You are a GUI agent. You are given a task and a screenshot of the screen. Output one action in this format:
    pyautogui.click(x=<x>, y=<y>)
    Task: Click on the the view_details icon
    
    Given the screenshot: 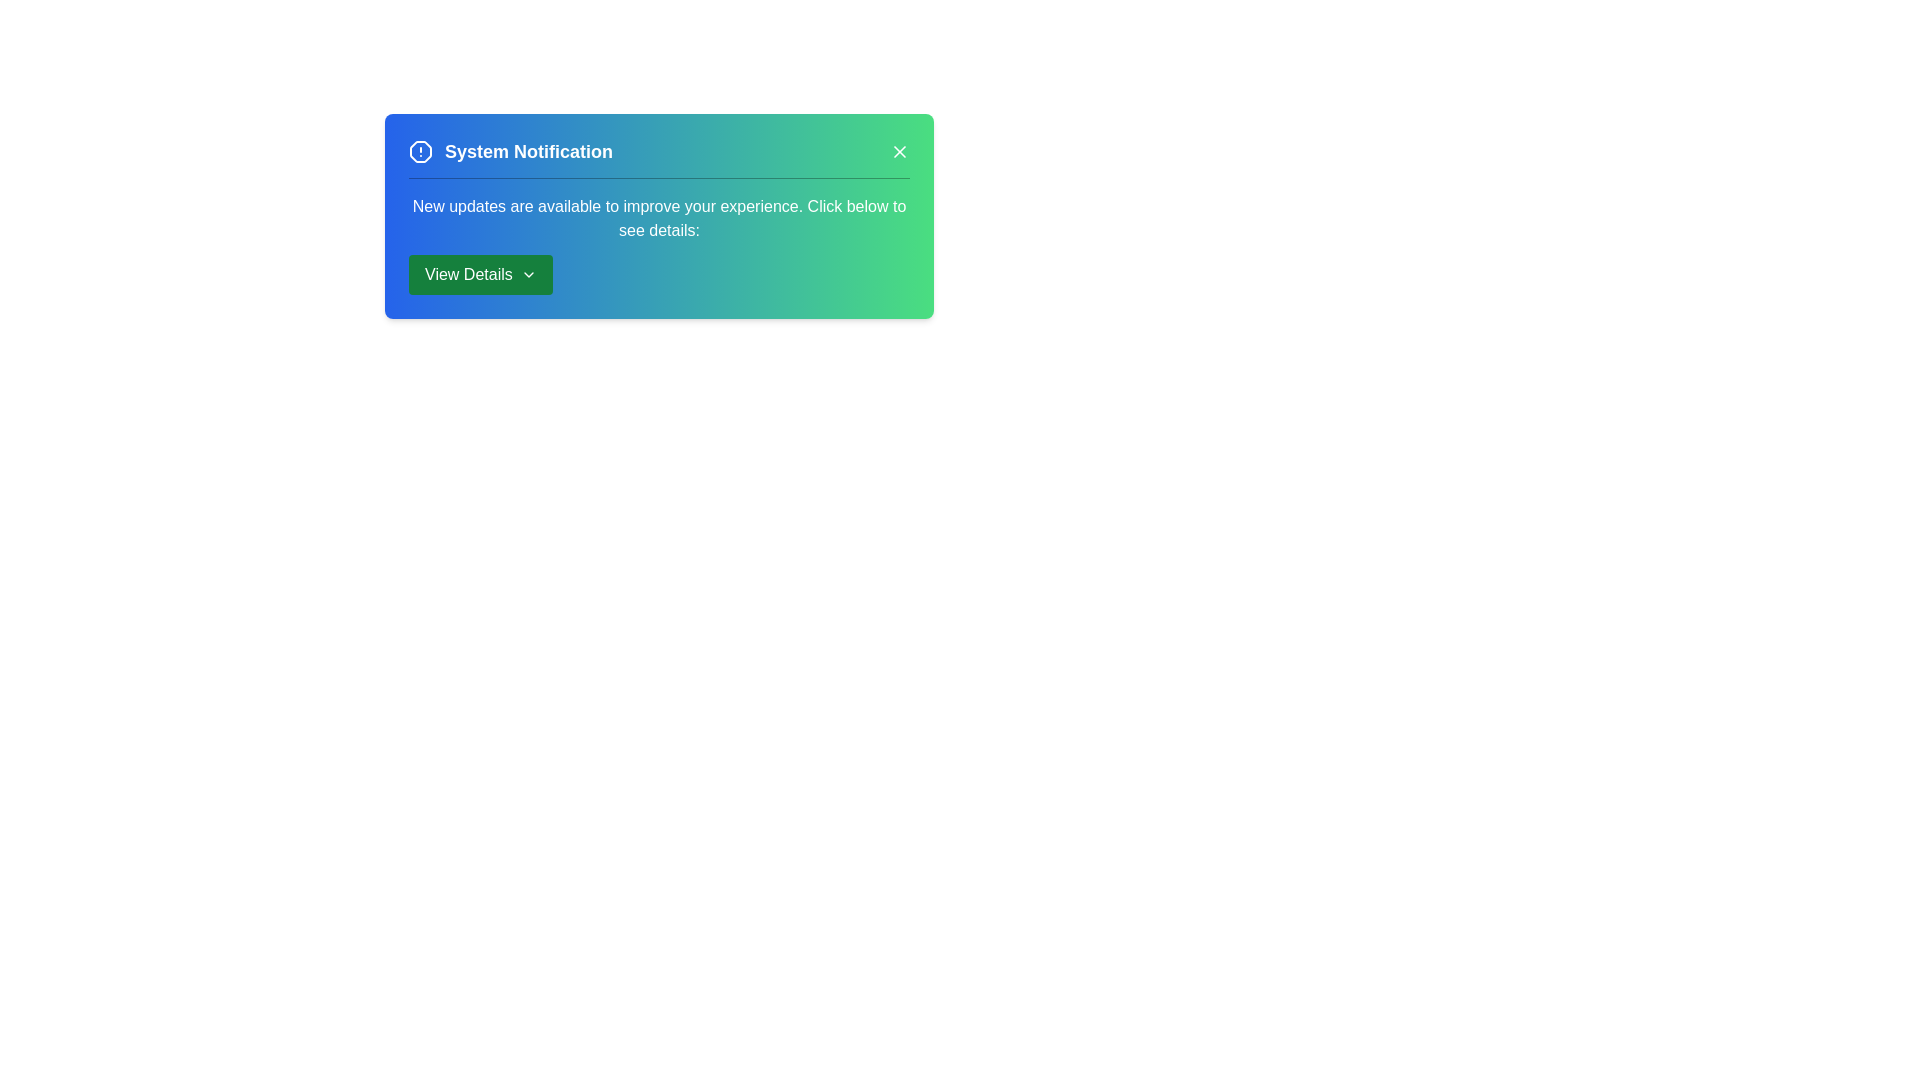 What is the action you would take?
    pyautogui.click(x=480, y=274)
    